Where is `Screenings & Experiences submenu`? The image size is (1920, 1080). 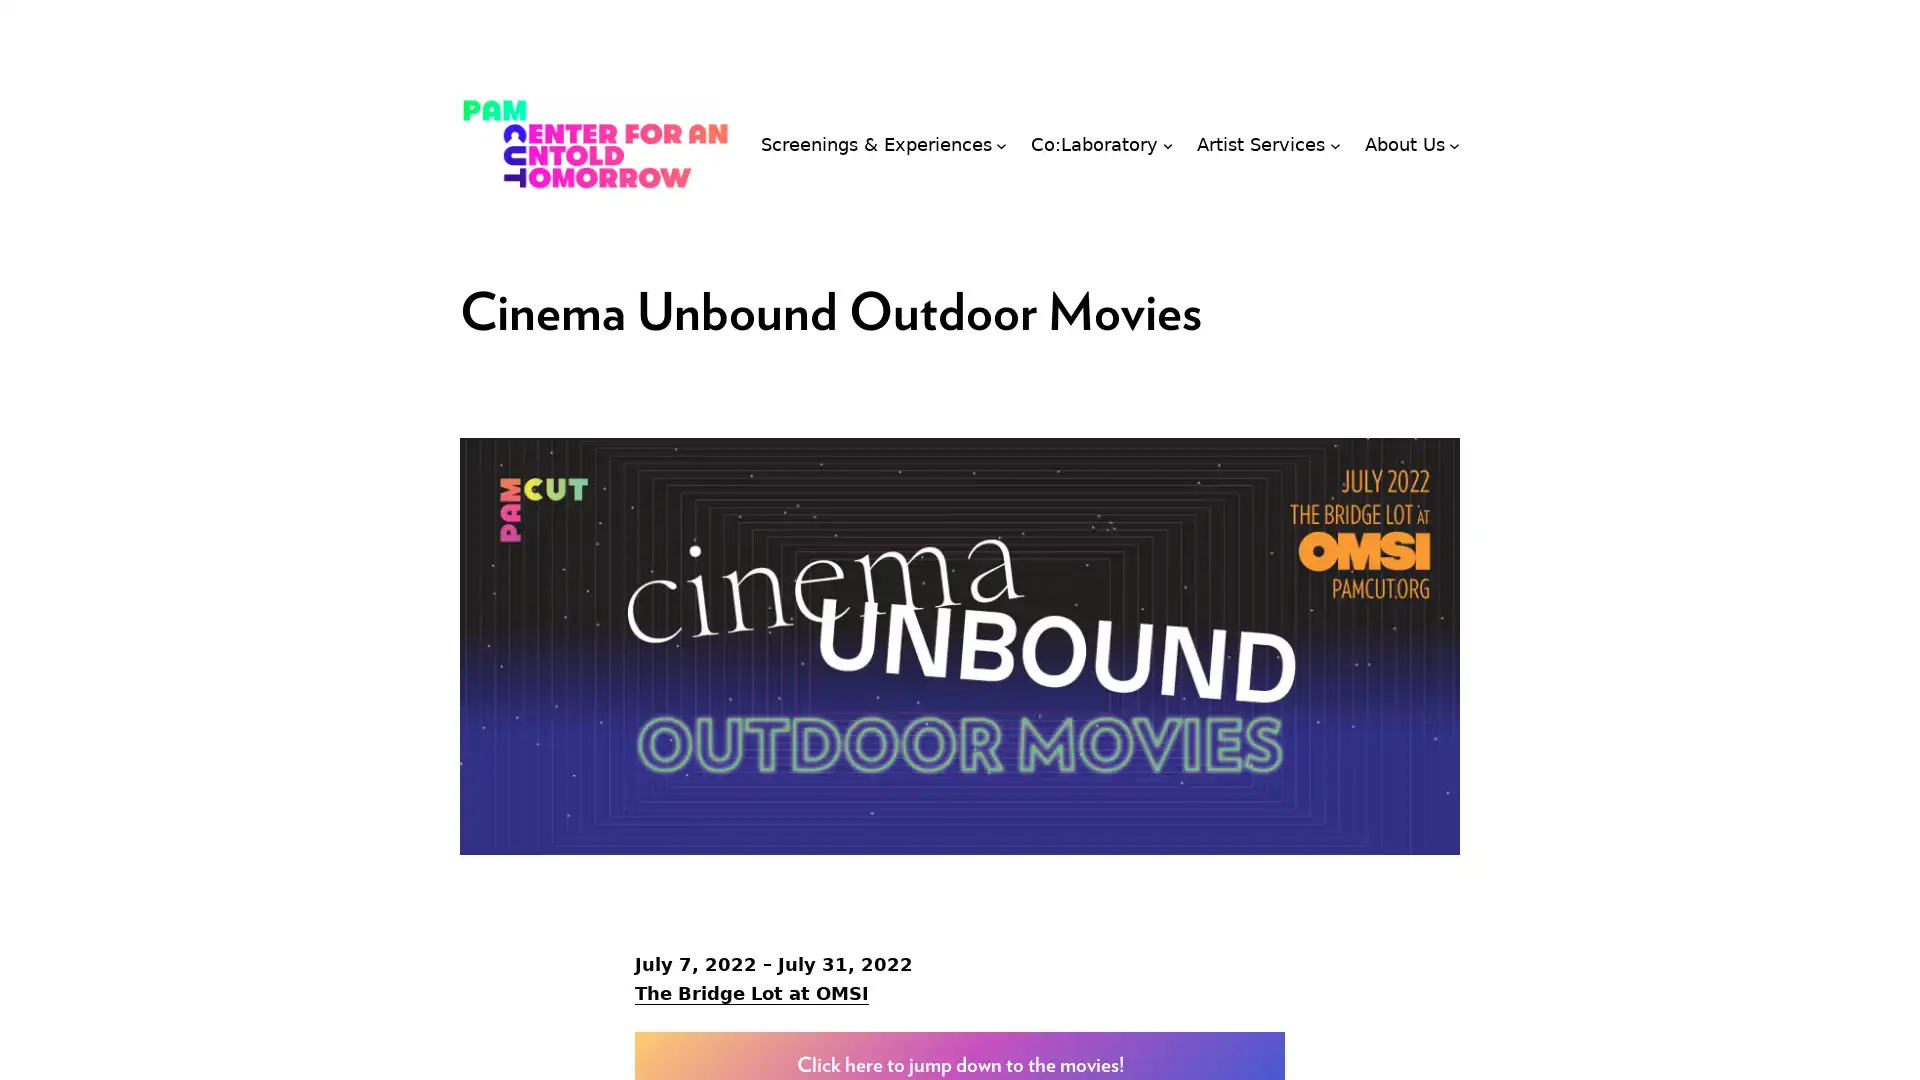 Screenings & Experiences submenu is located at coordinates (1001, 143).